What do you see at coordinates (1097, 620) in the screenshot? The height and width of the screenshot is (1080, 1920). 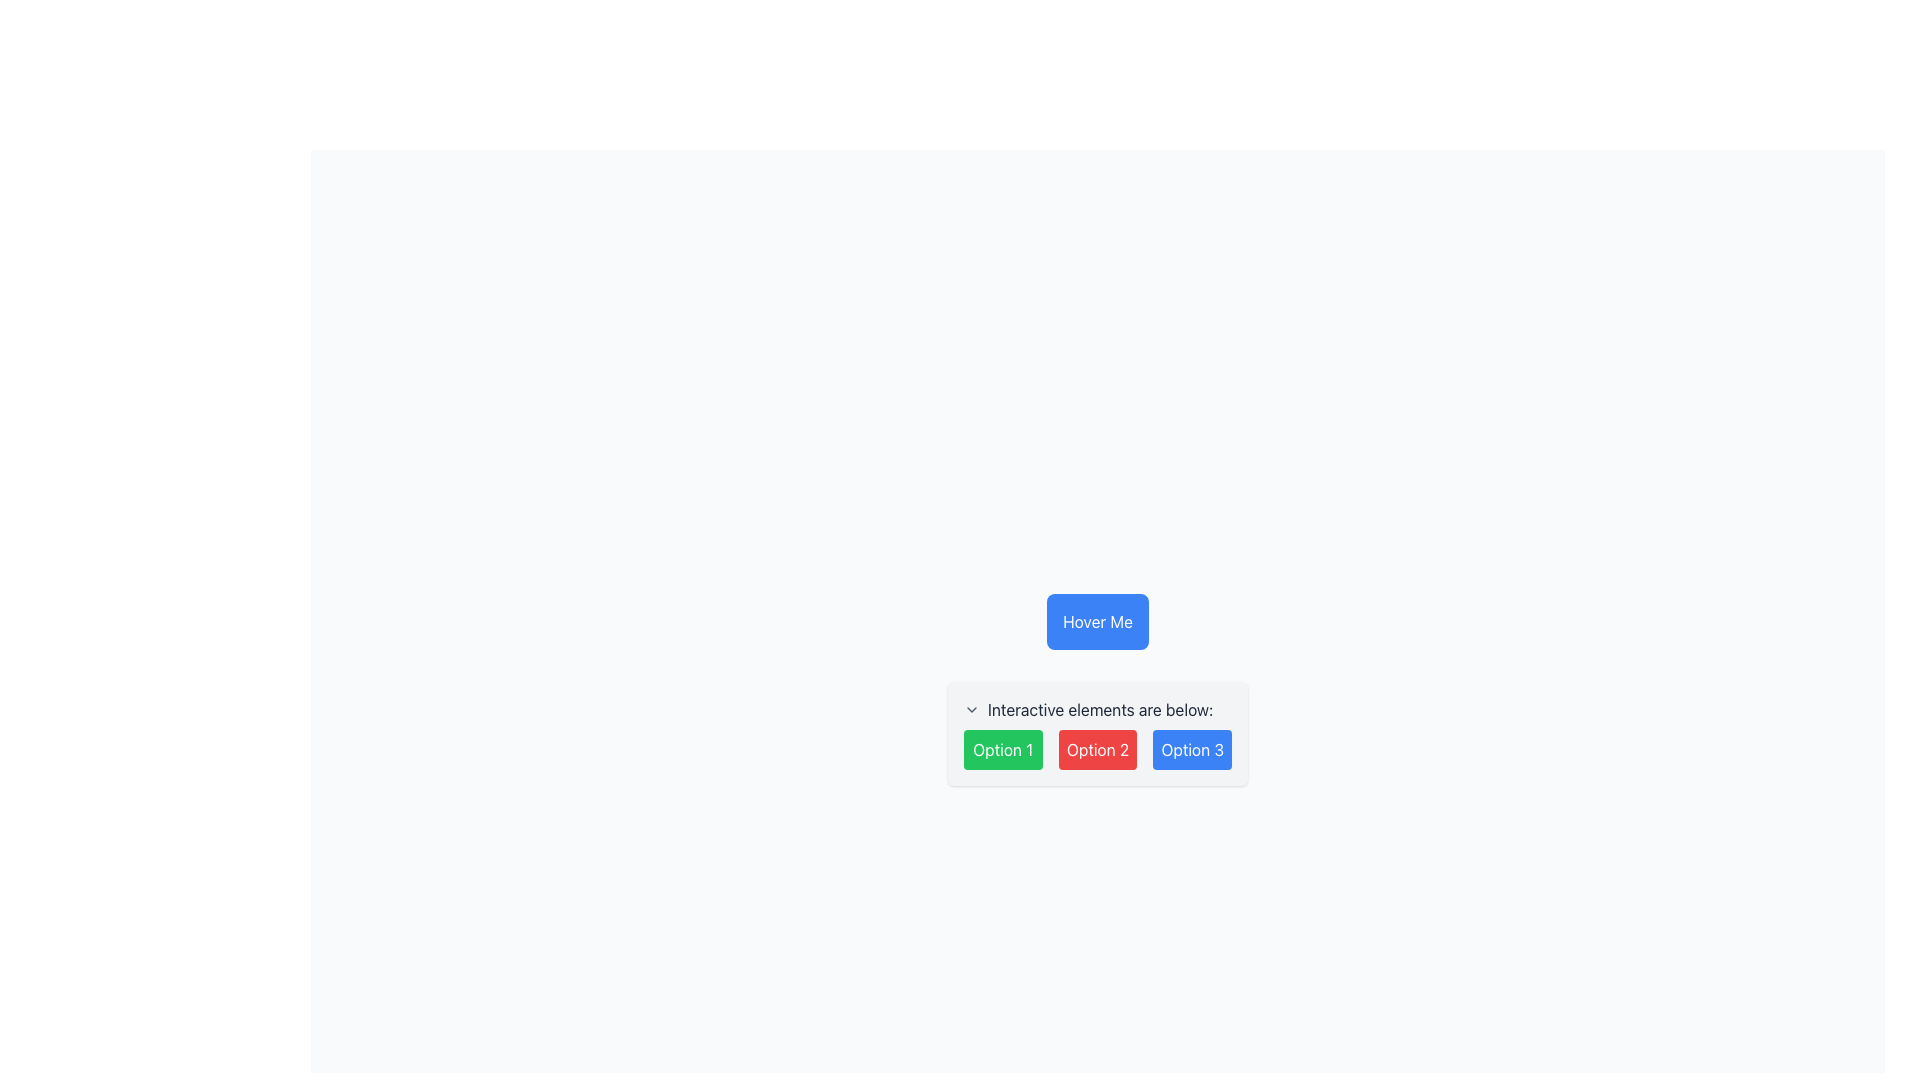 I see `the 'Hover Me' text label located within the blue rounded button situated above the smaller option buttons` at bounding box center [1097, 620].